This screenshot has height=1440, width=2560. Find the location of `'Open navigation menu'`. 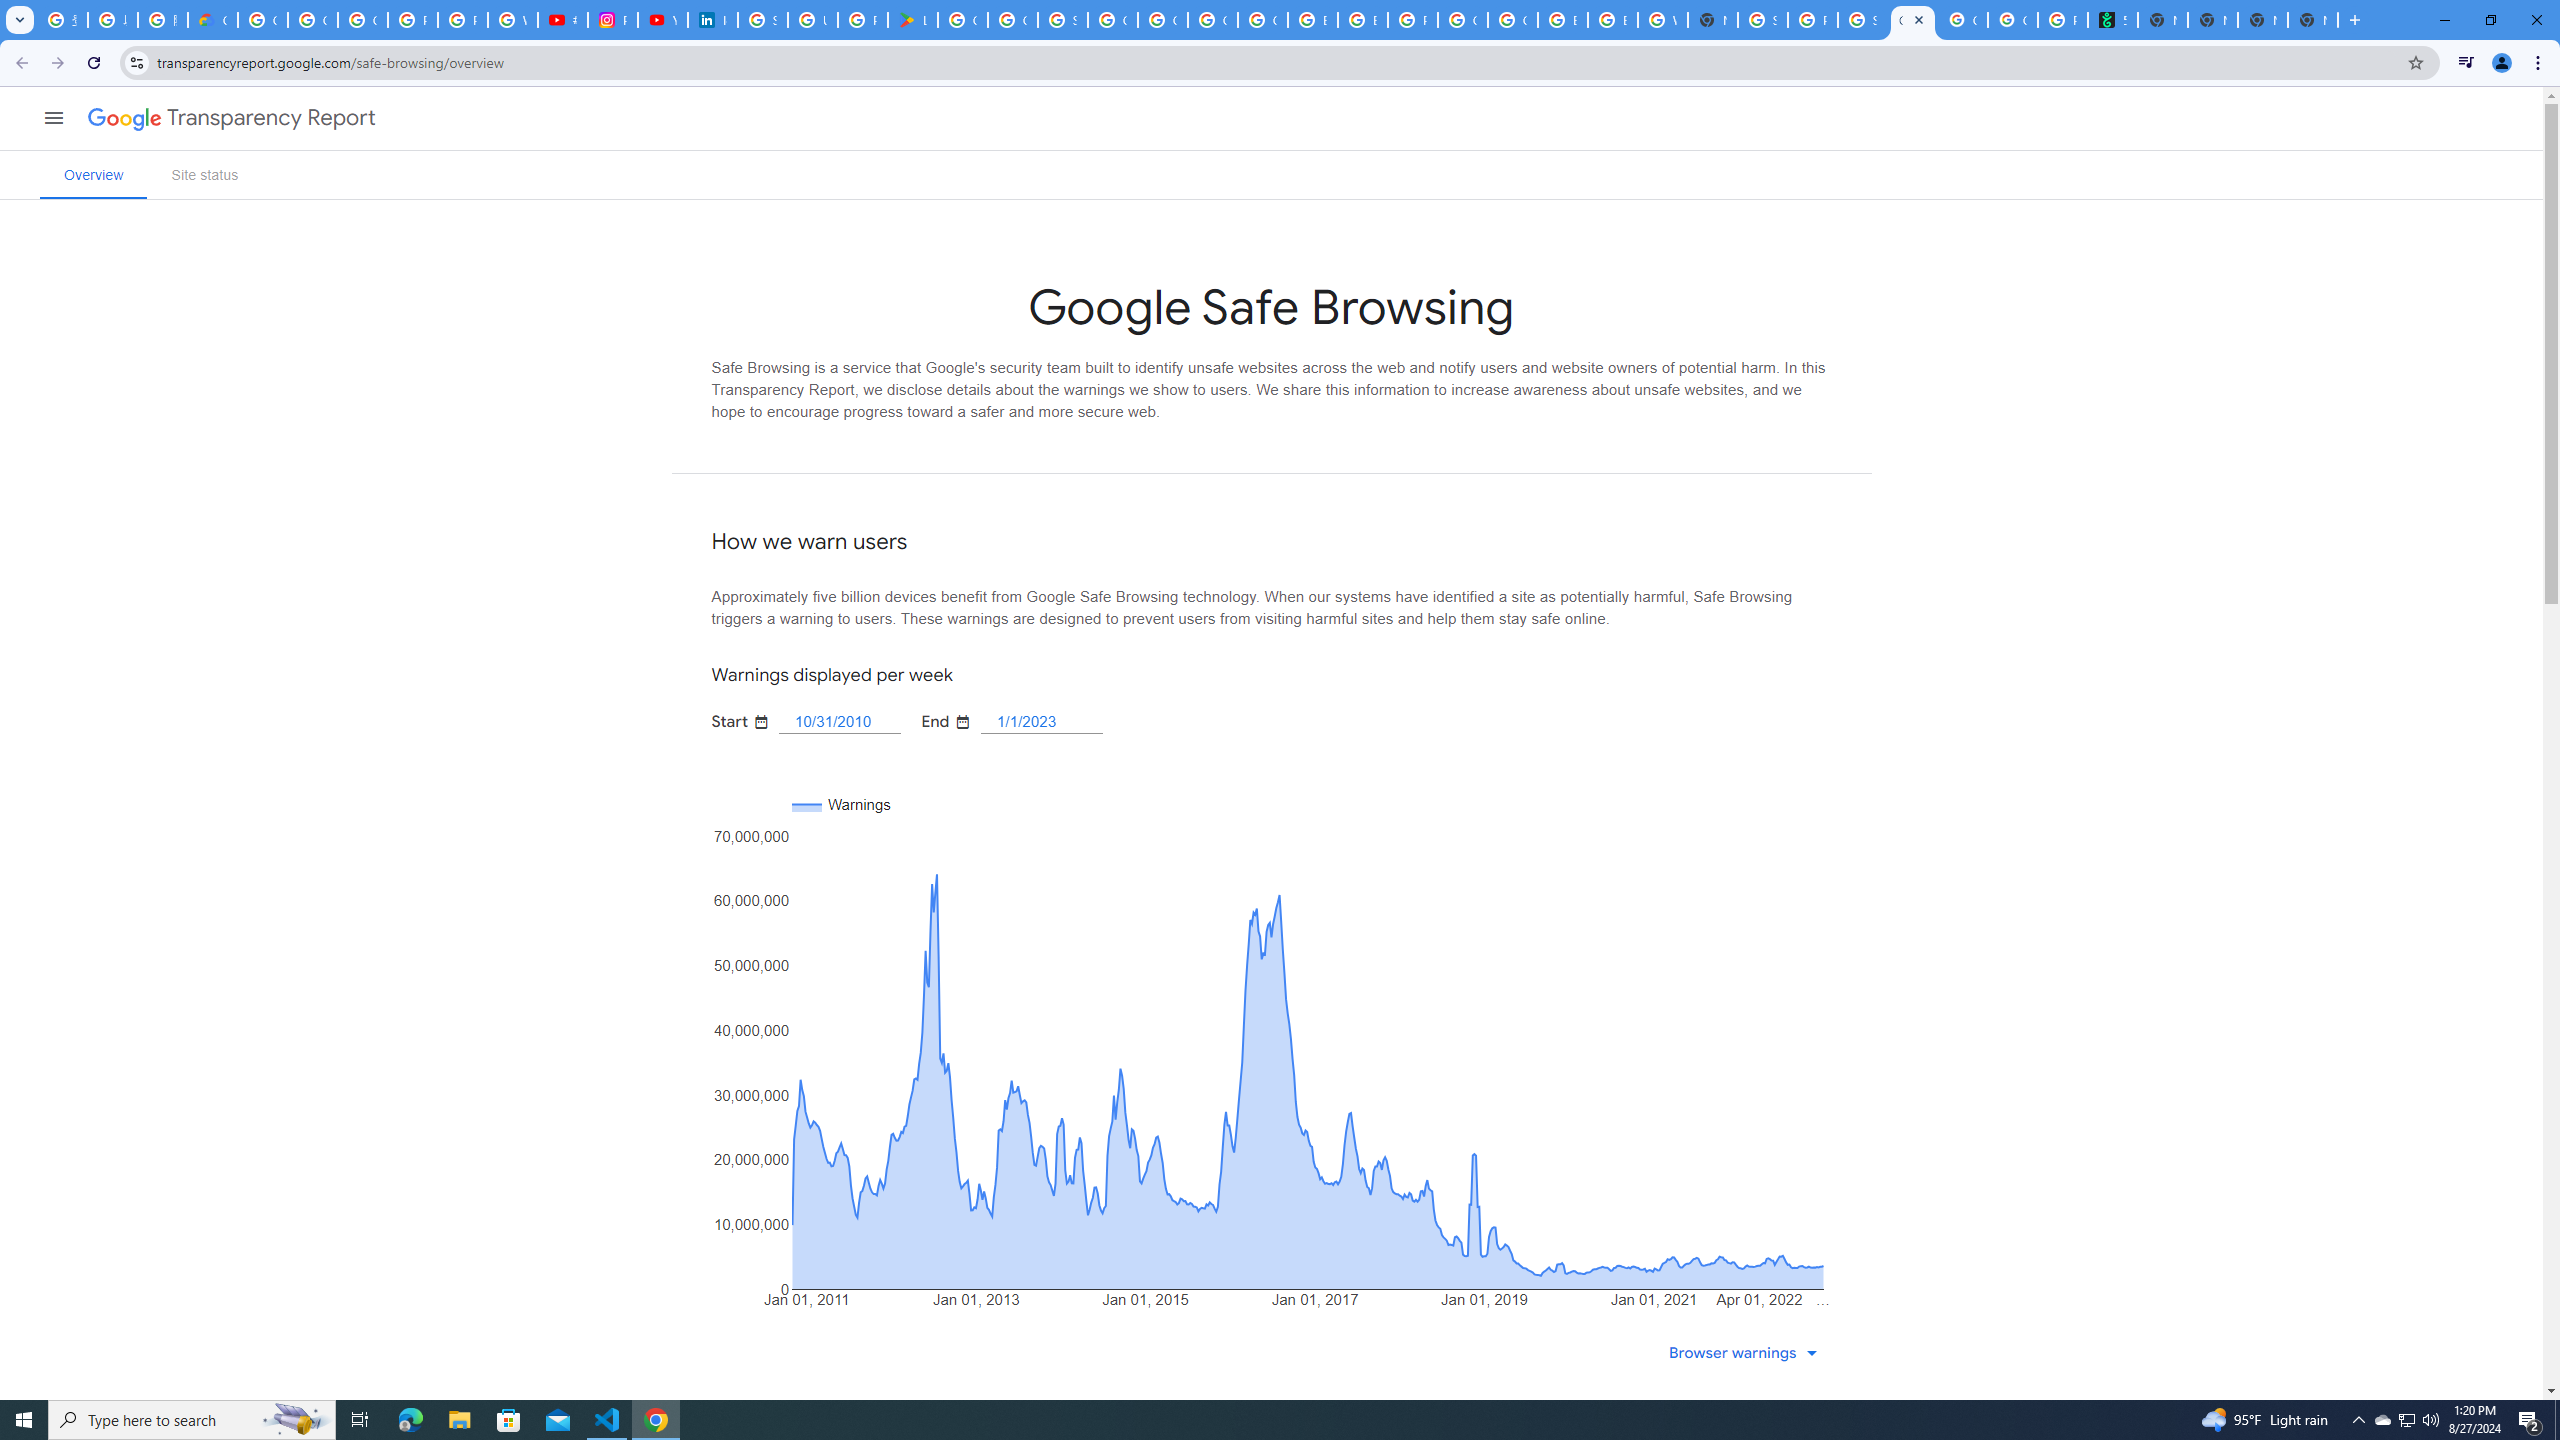

'Open navigation menu' is located at coordinates (52, 116).